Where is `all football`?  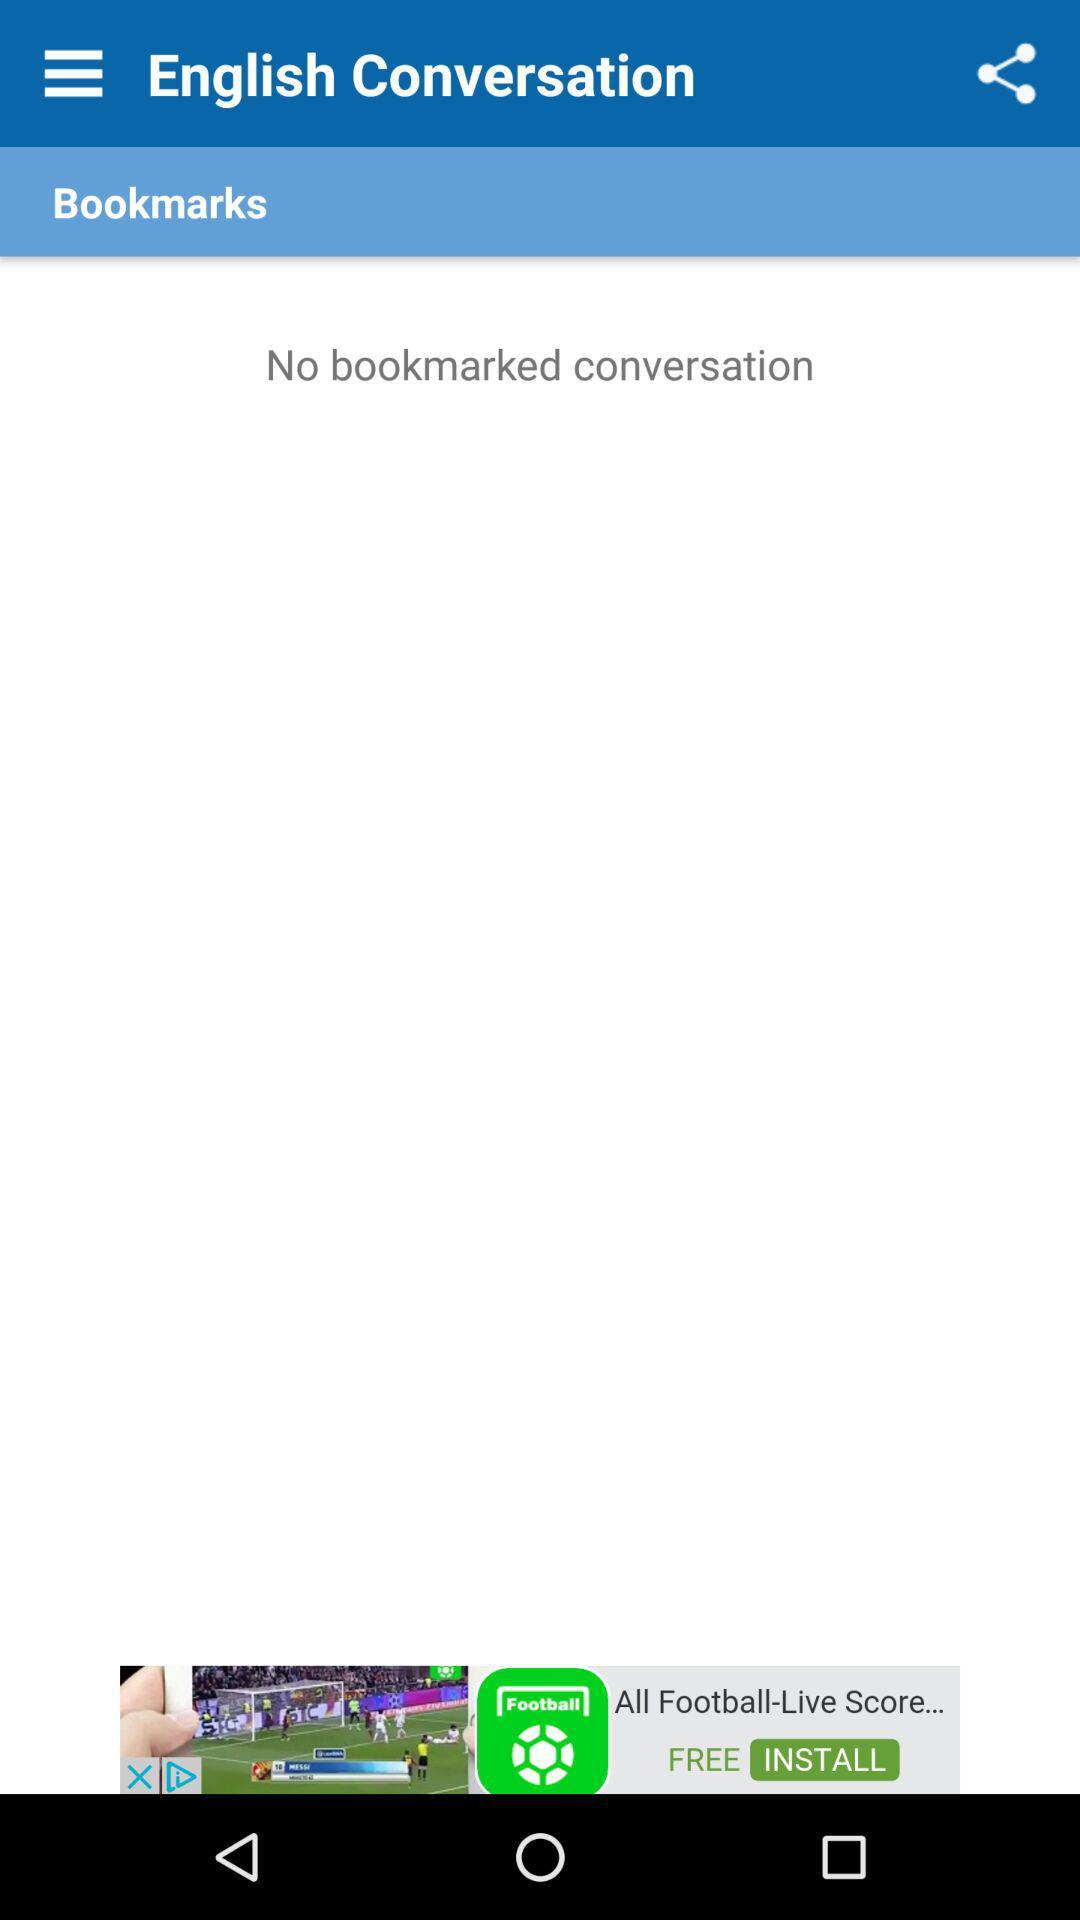 all football is located at coordinates (540, 1727).